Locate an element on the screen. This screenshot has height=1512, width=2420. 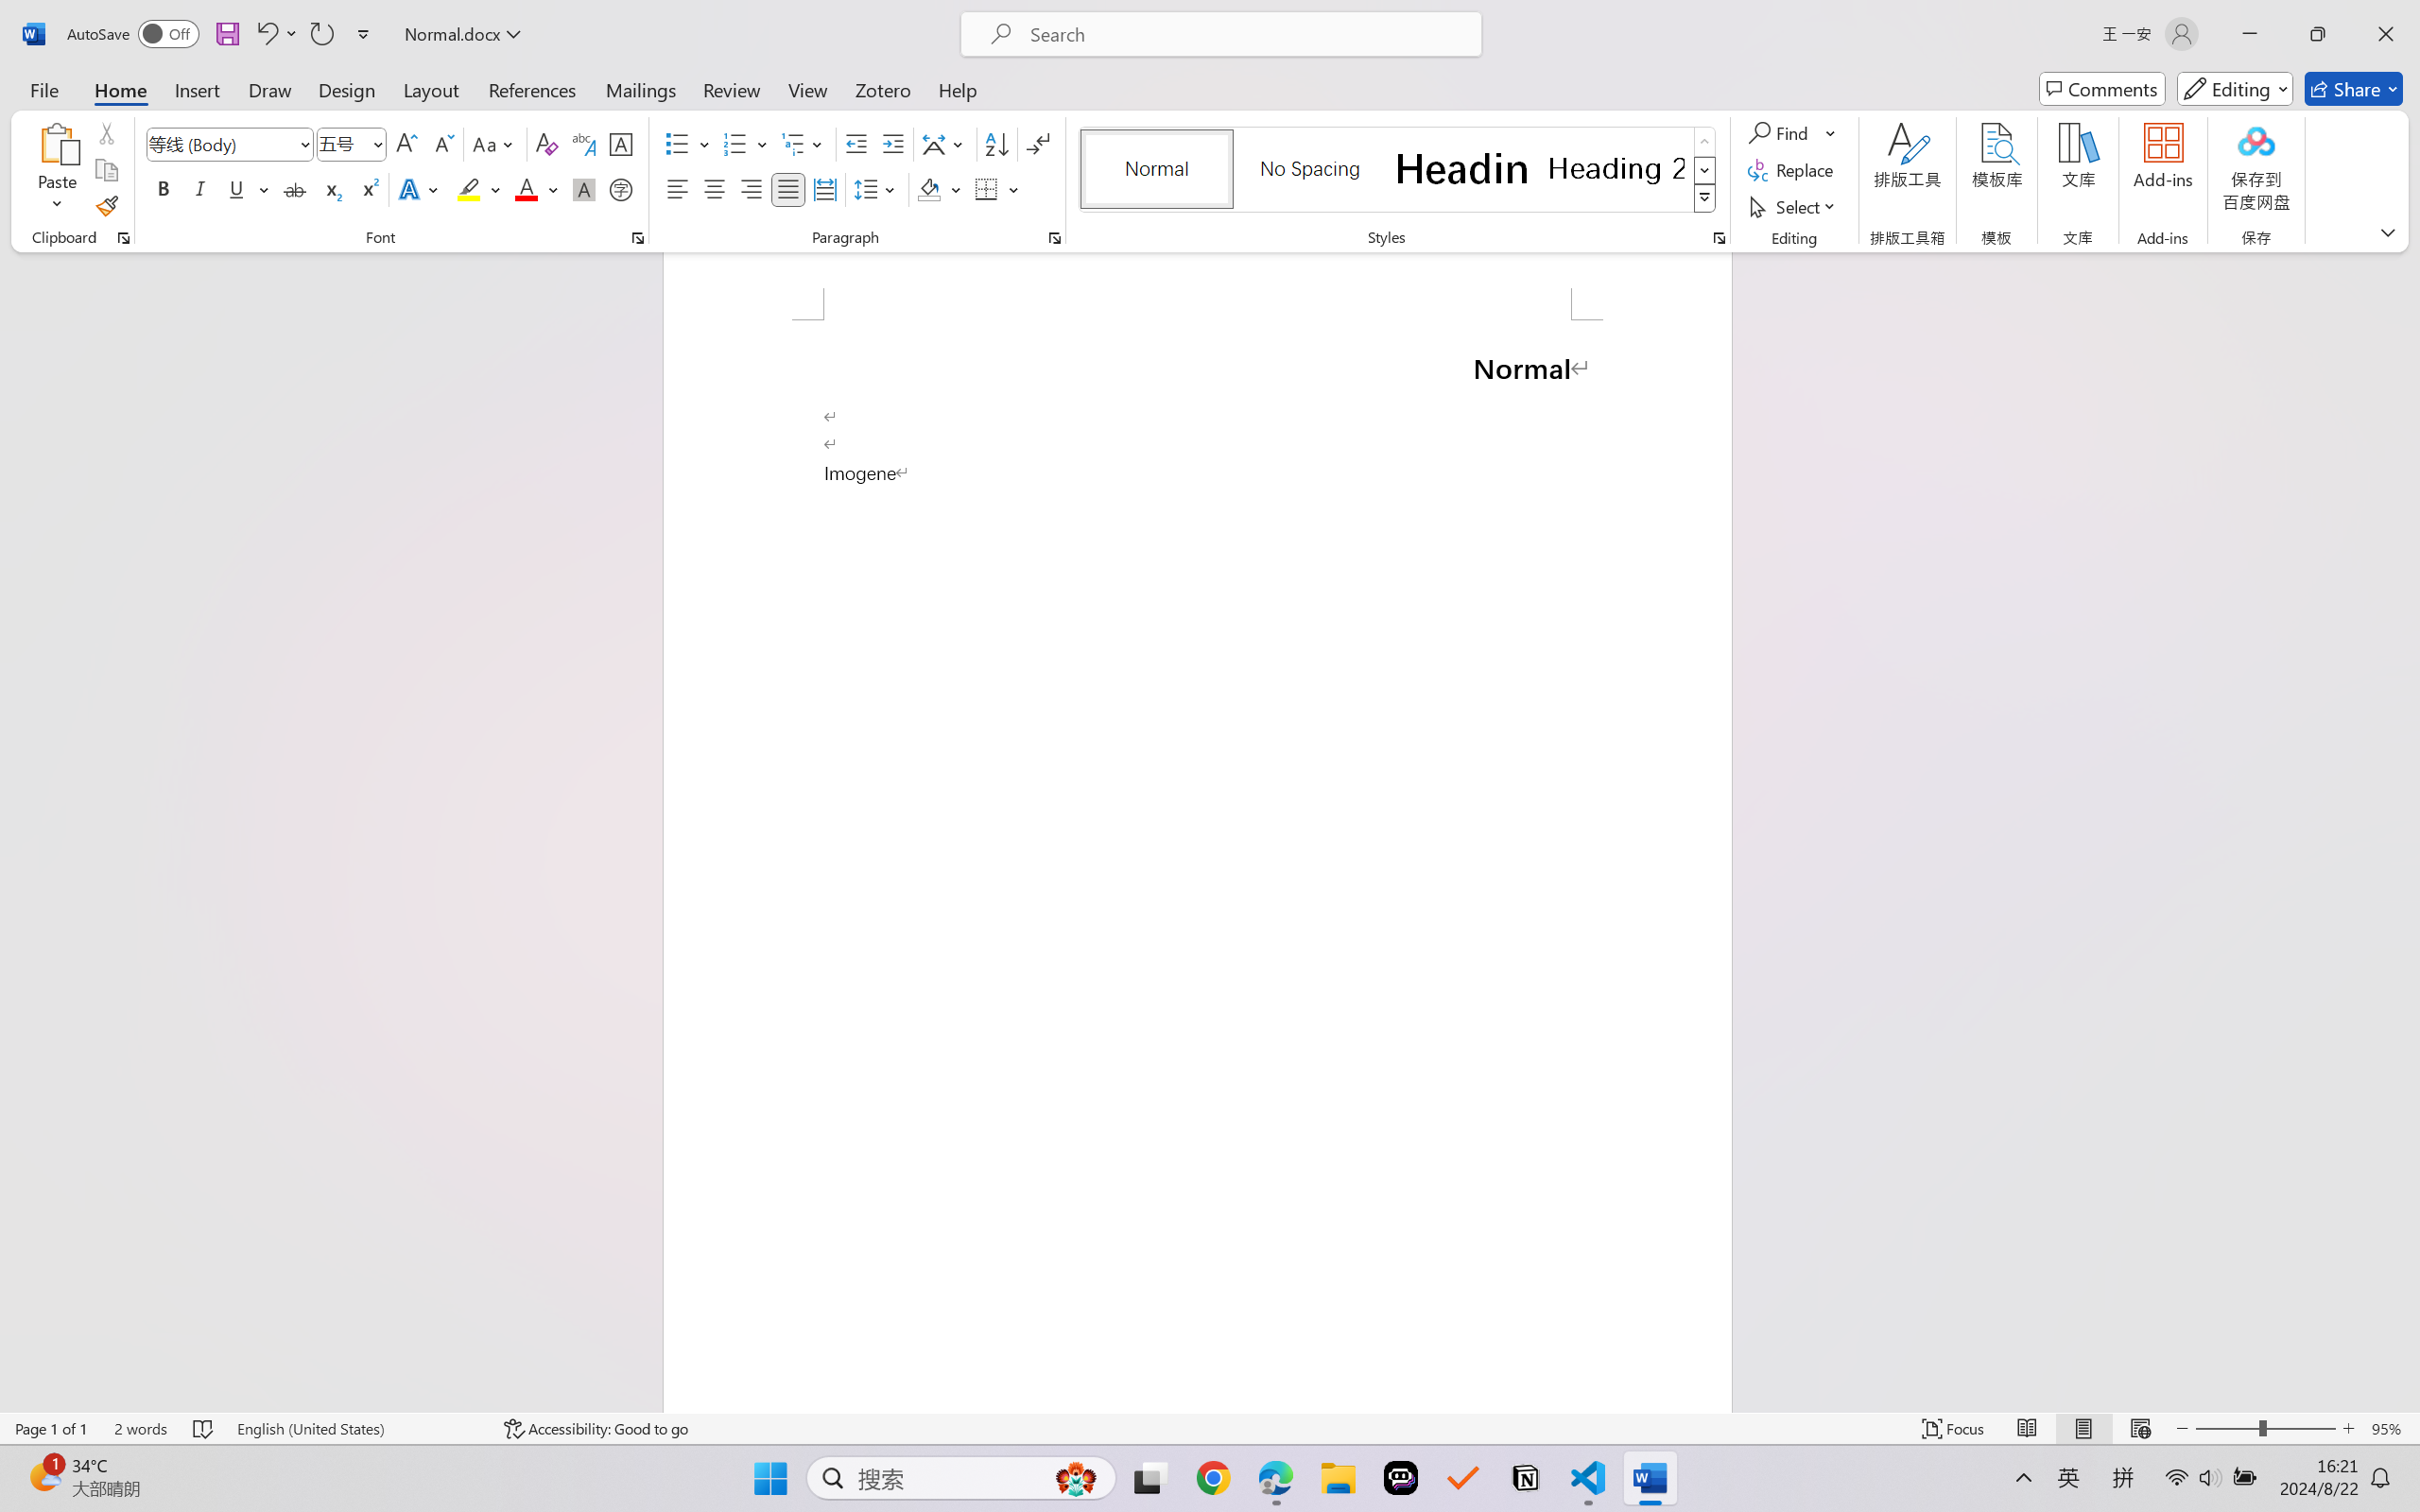
'Text Effects and Typography' is located at coordinates (420, 188).